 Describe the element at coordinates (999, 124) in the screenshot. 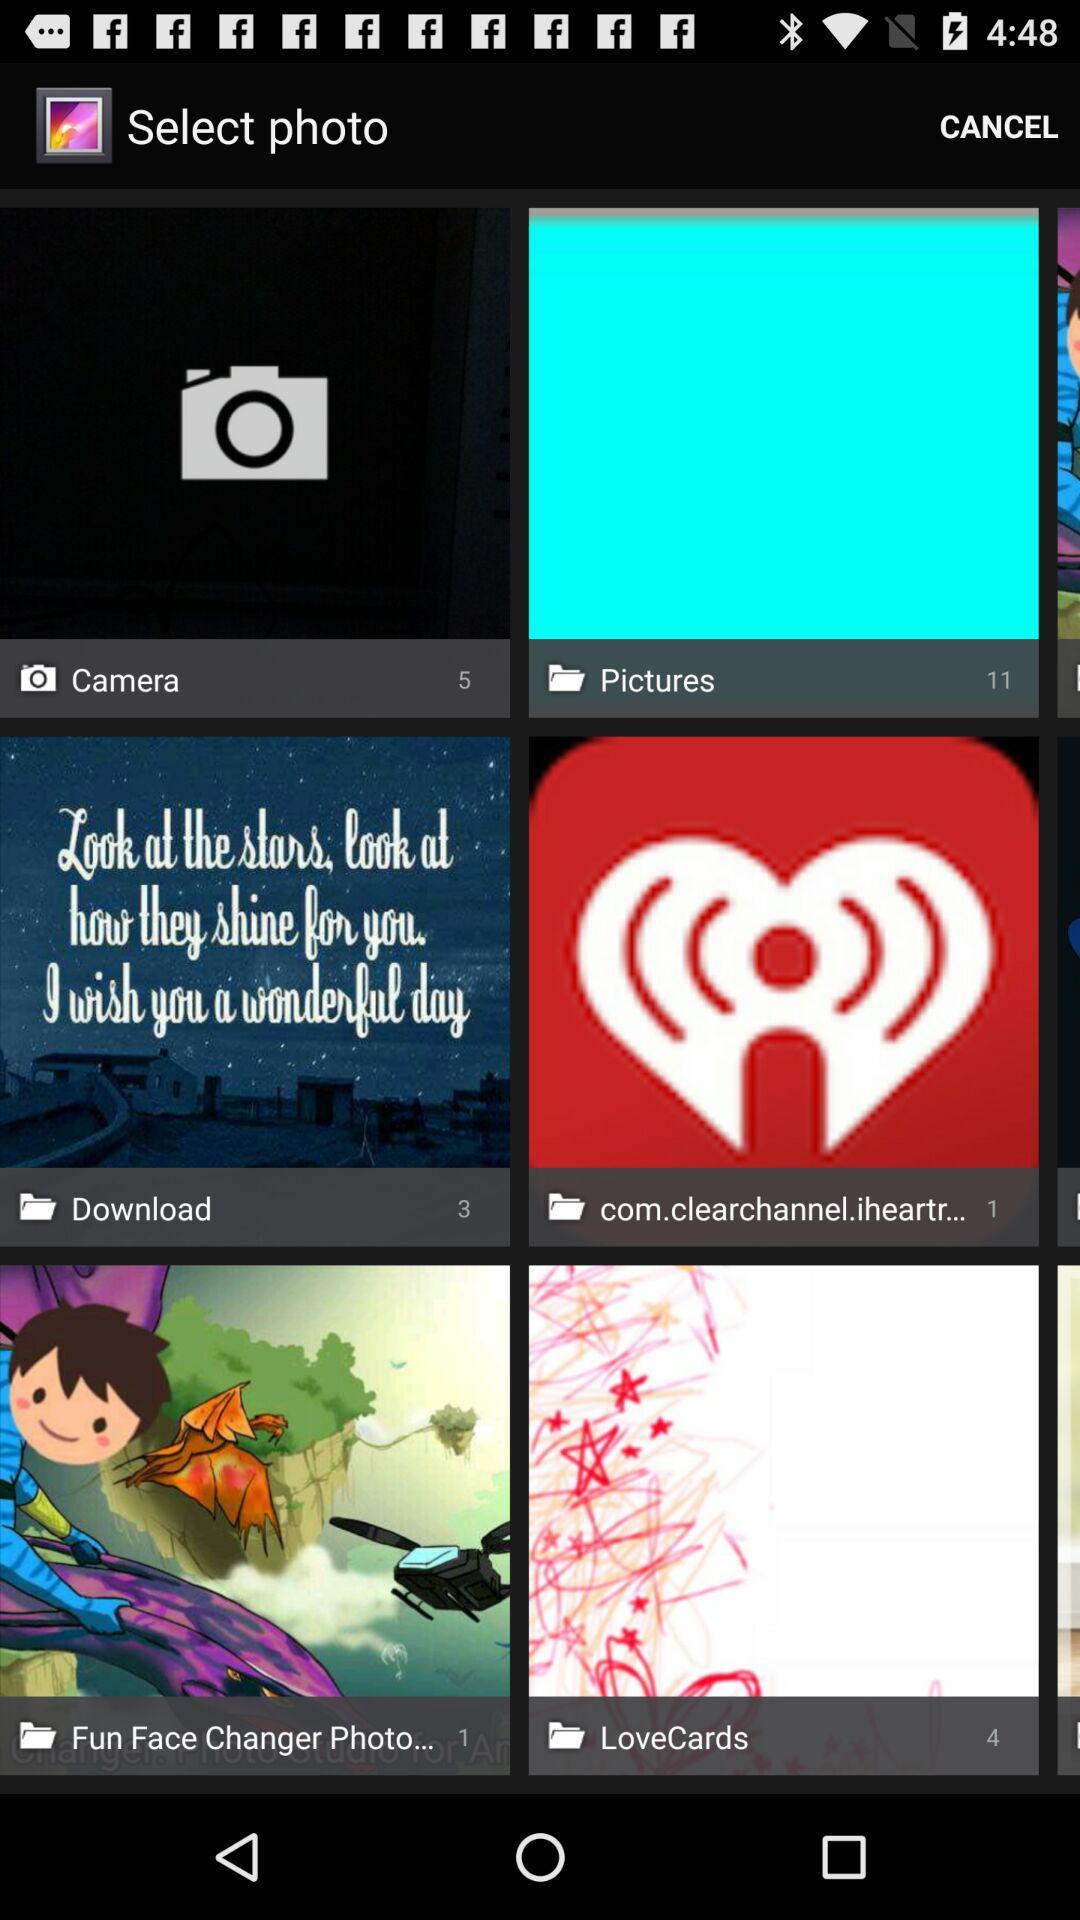

I see `the item to the right of select photo icon` at that location.